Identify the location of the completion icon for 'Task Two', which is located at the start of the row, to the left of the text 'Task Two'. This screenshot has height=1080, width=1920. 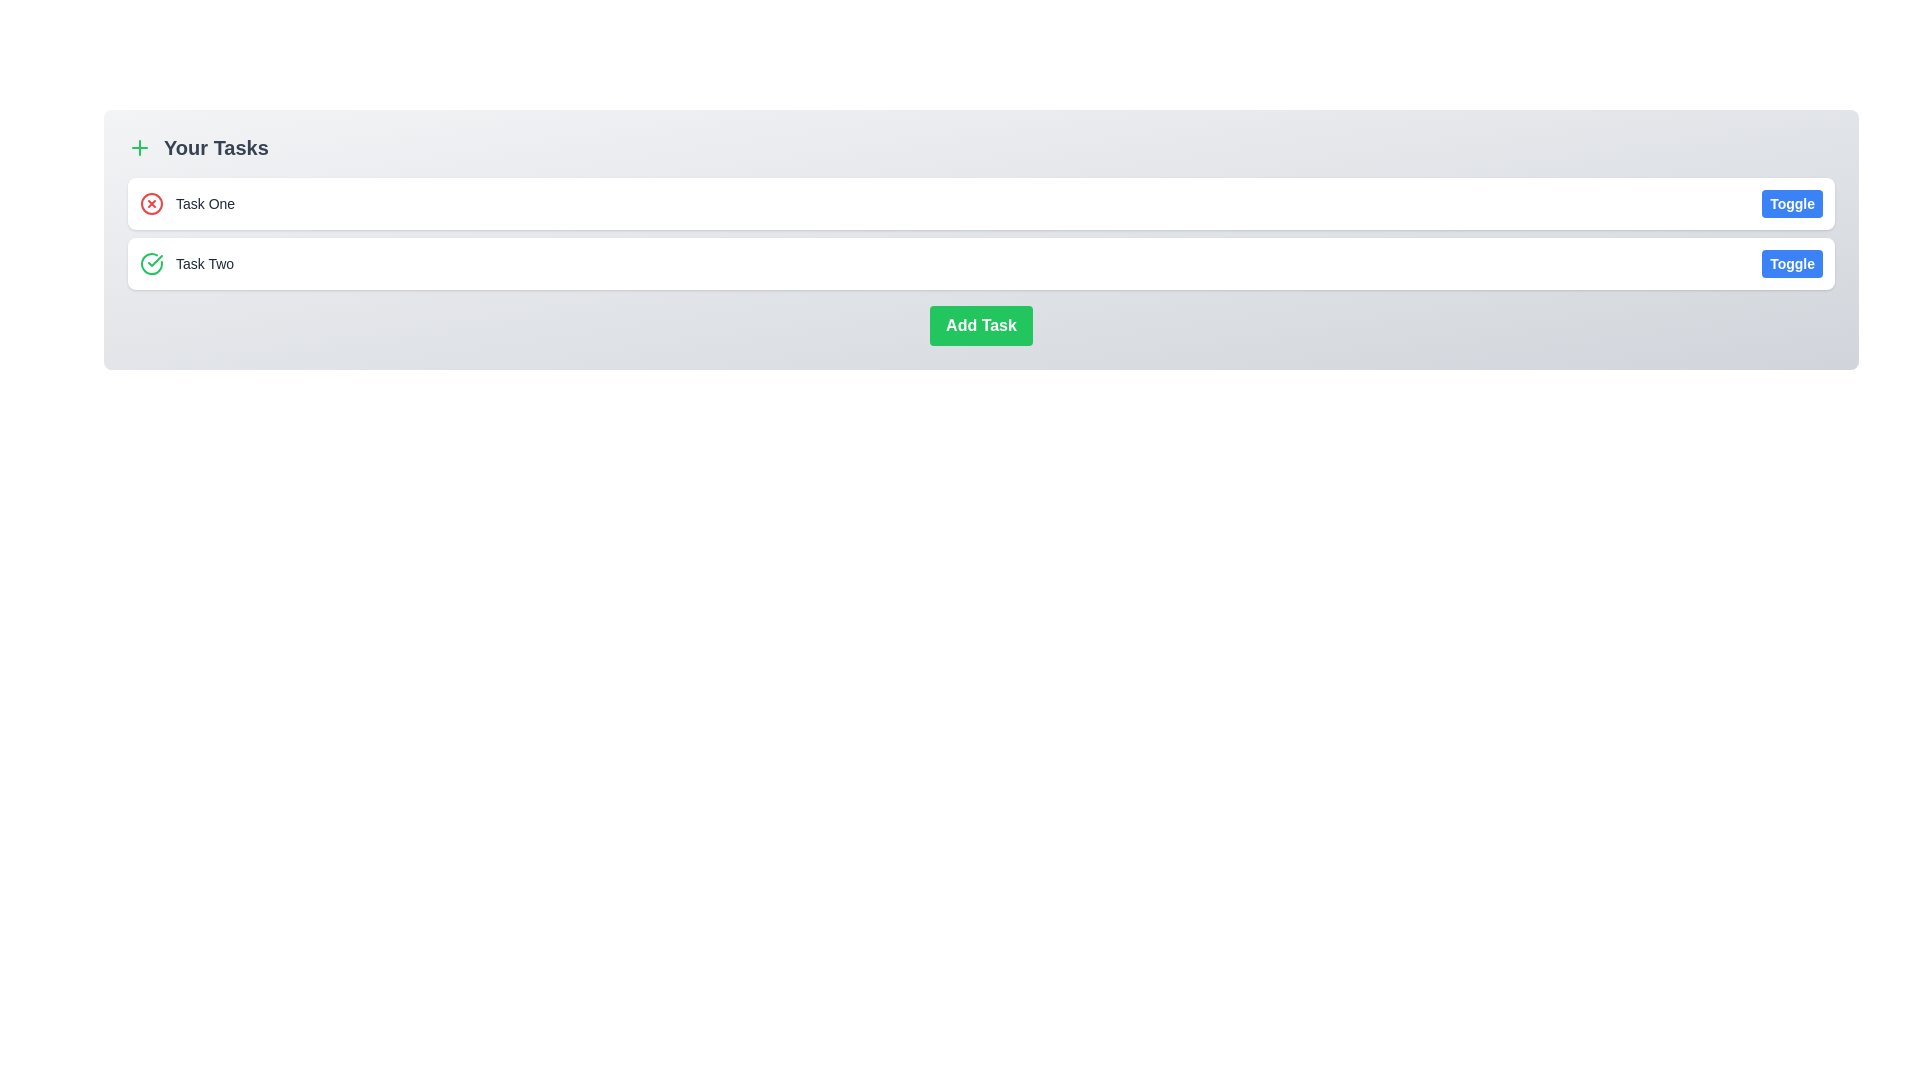
(151, 262).